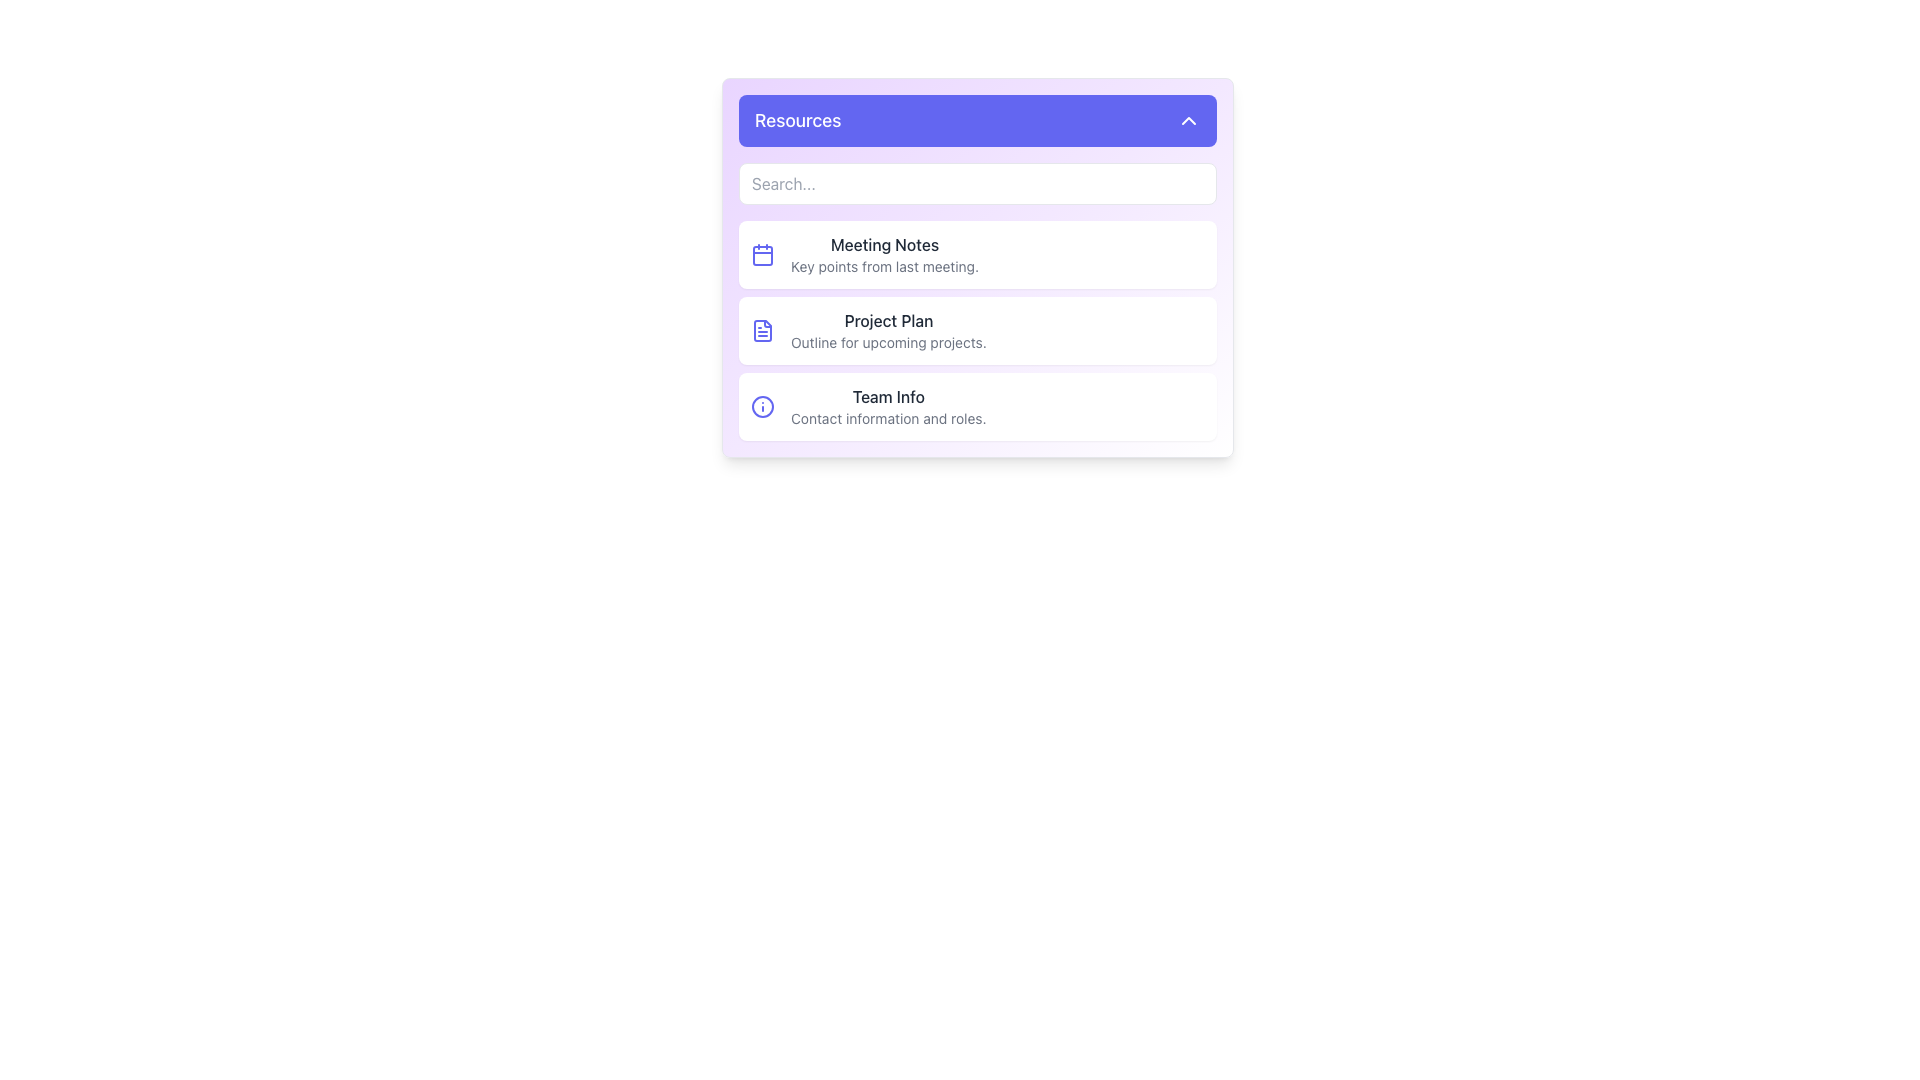 The height and width of the screenshot is (1080, 1920). What do you see at coordinates (884, 244) in the screenshot?
I see `the 'Meeting Notes' text element` at bounding box center [884, 244].